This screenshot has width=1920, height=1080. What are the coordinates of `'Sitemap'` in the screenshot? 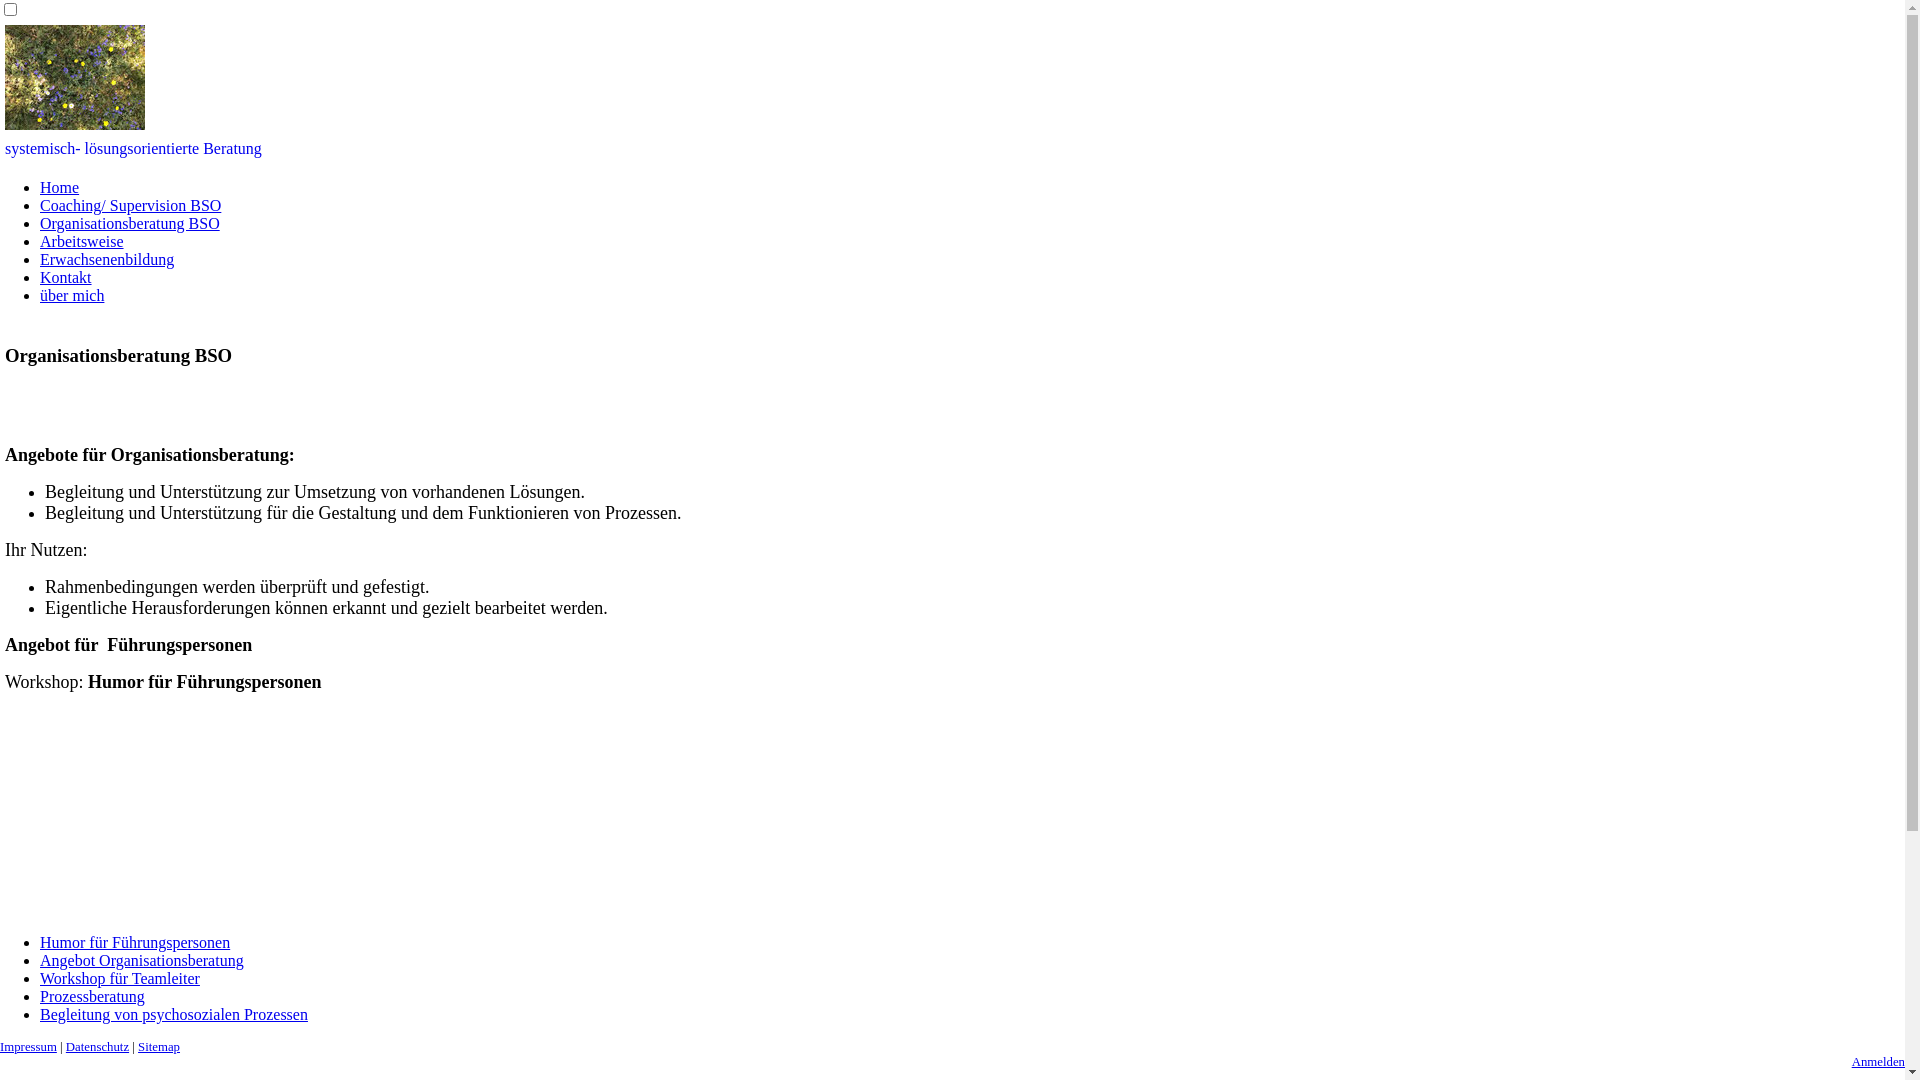 It's located at (157, 1045).